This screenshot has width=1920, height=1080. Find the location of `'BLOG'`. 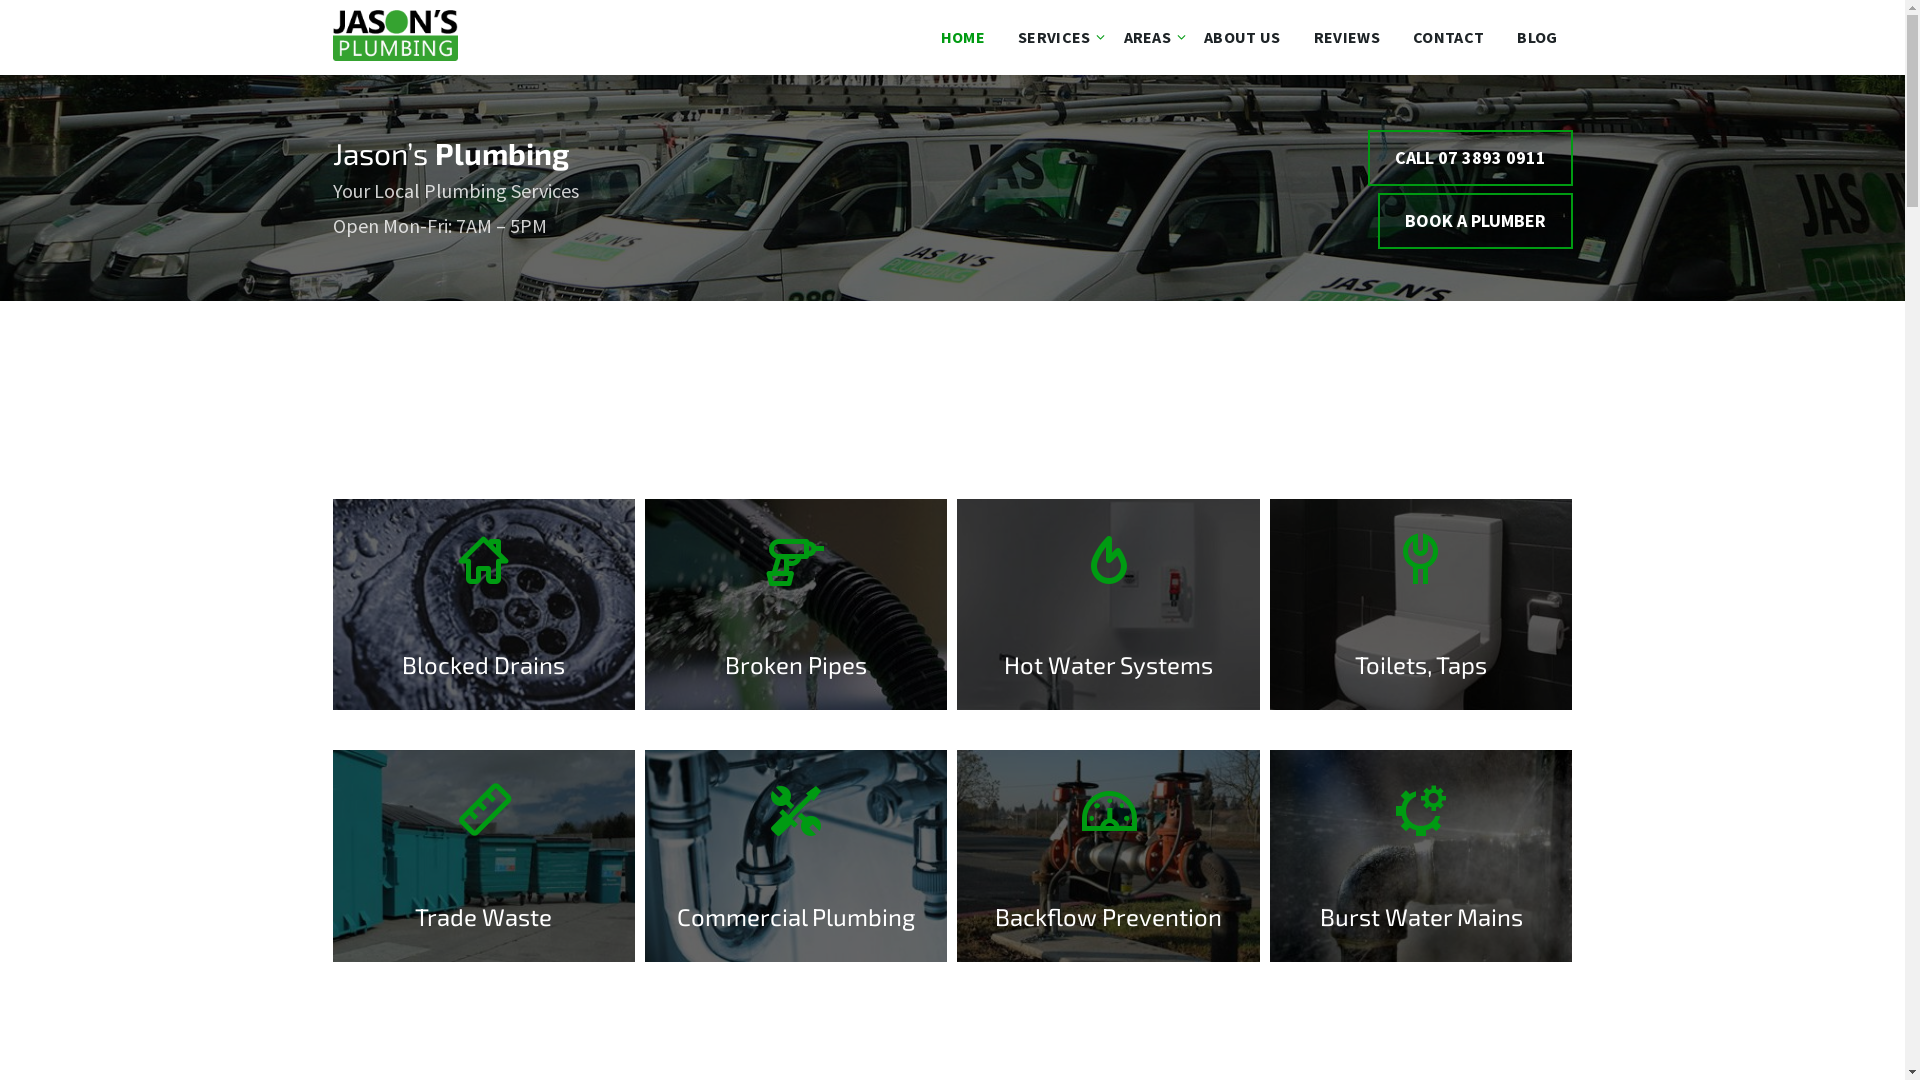

'BLOG' is located at coordinates (1535, 37).